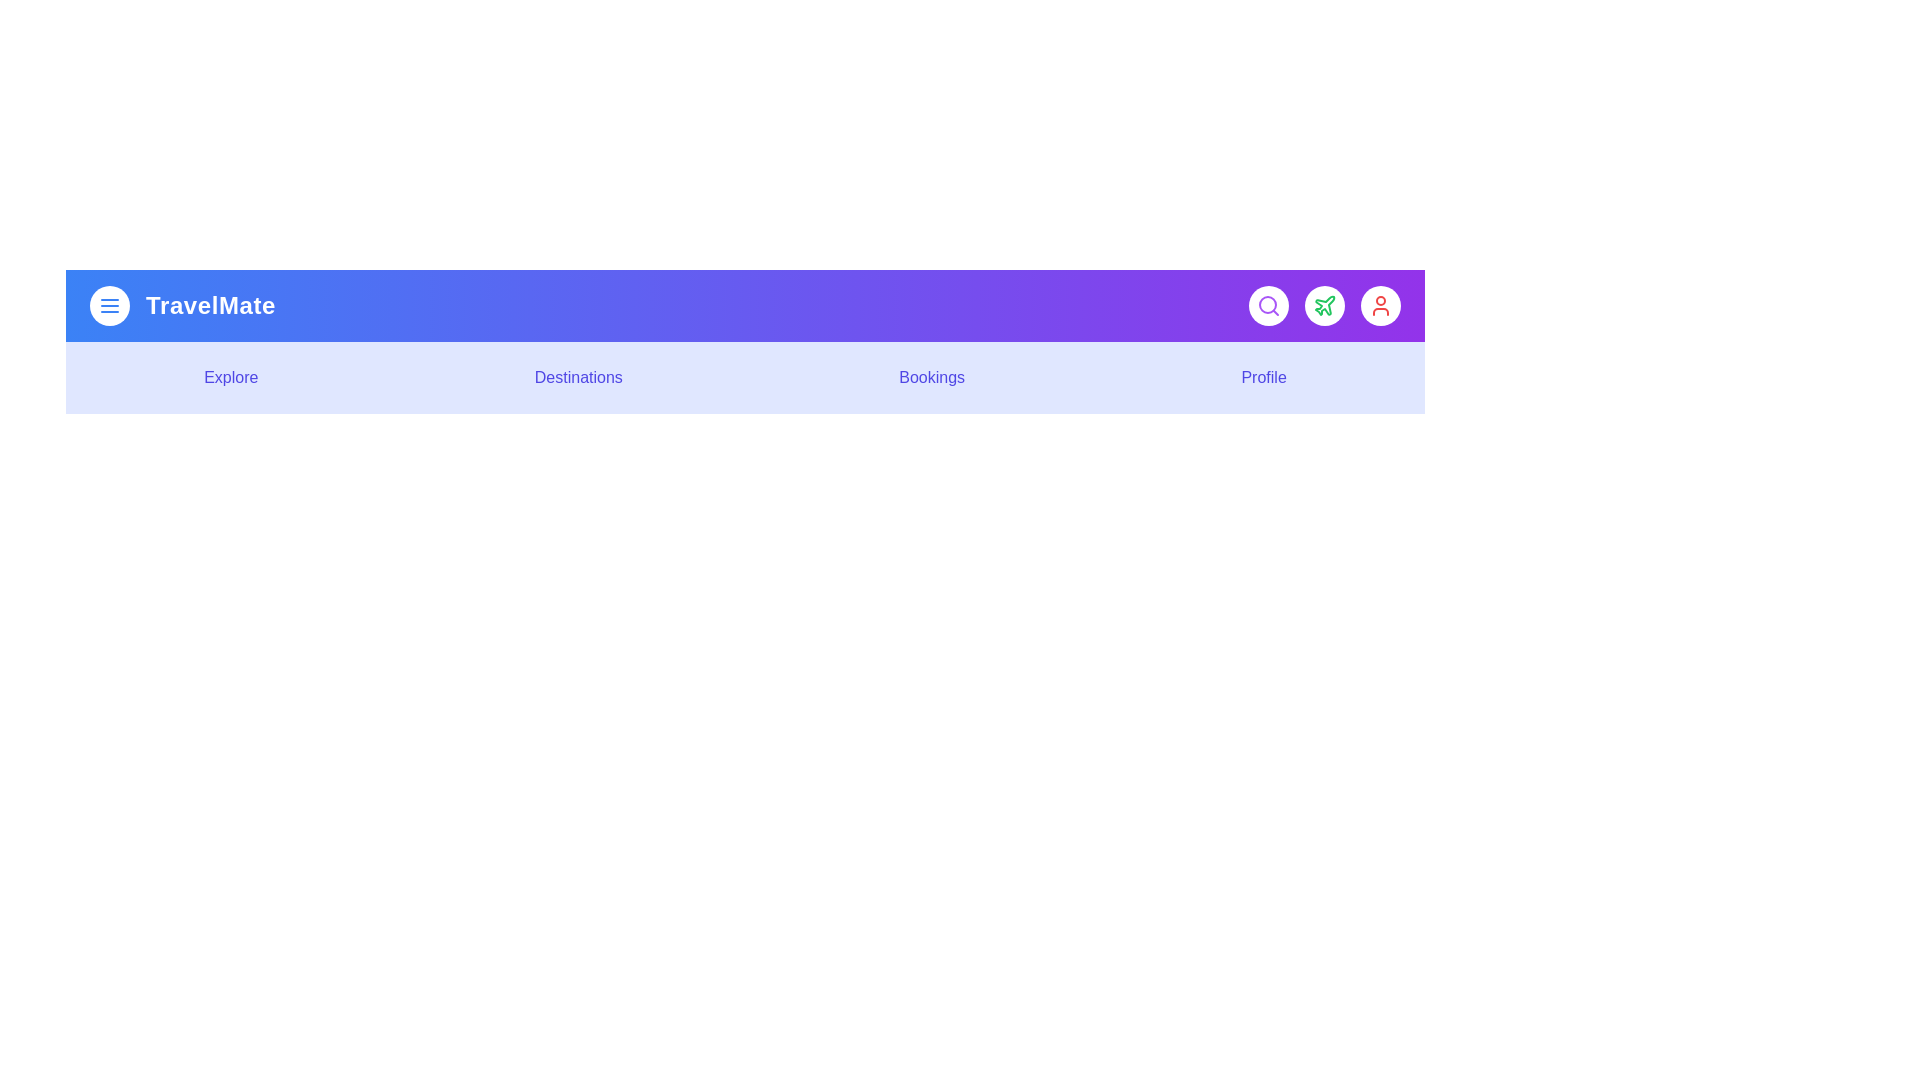 The image size is (1920, 1080). Describe the element at coordinates (930, 378) in the screenshot. I see `the menu item Bookings to navigate to the corresponding section` at that location.